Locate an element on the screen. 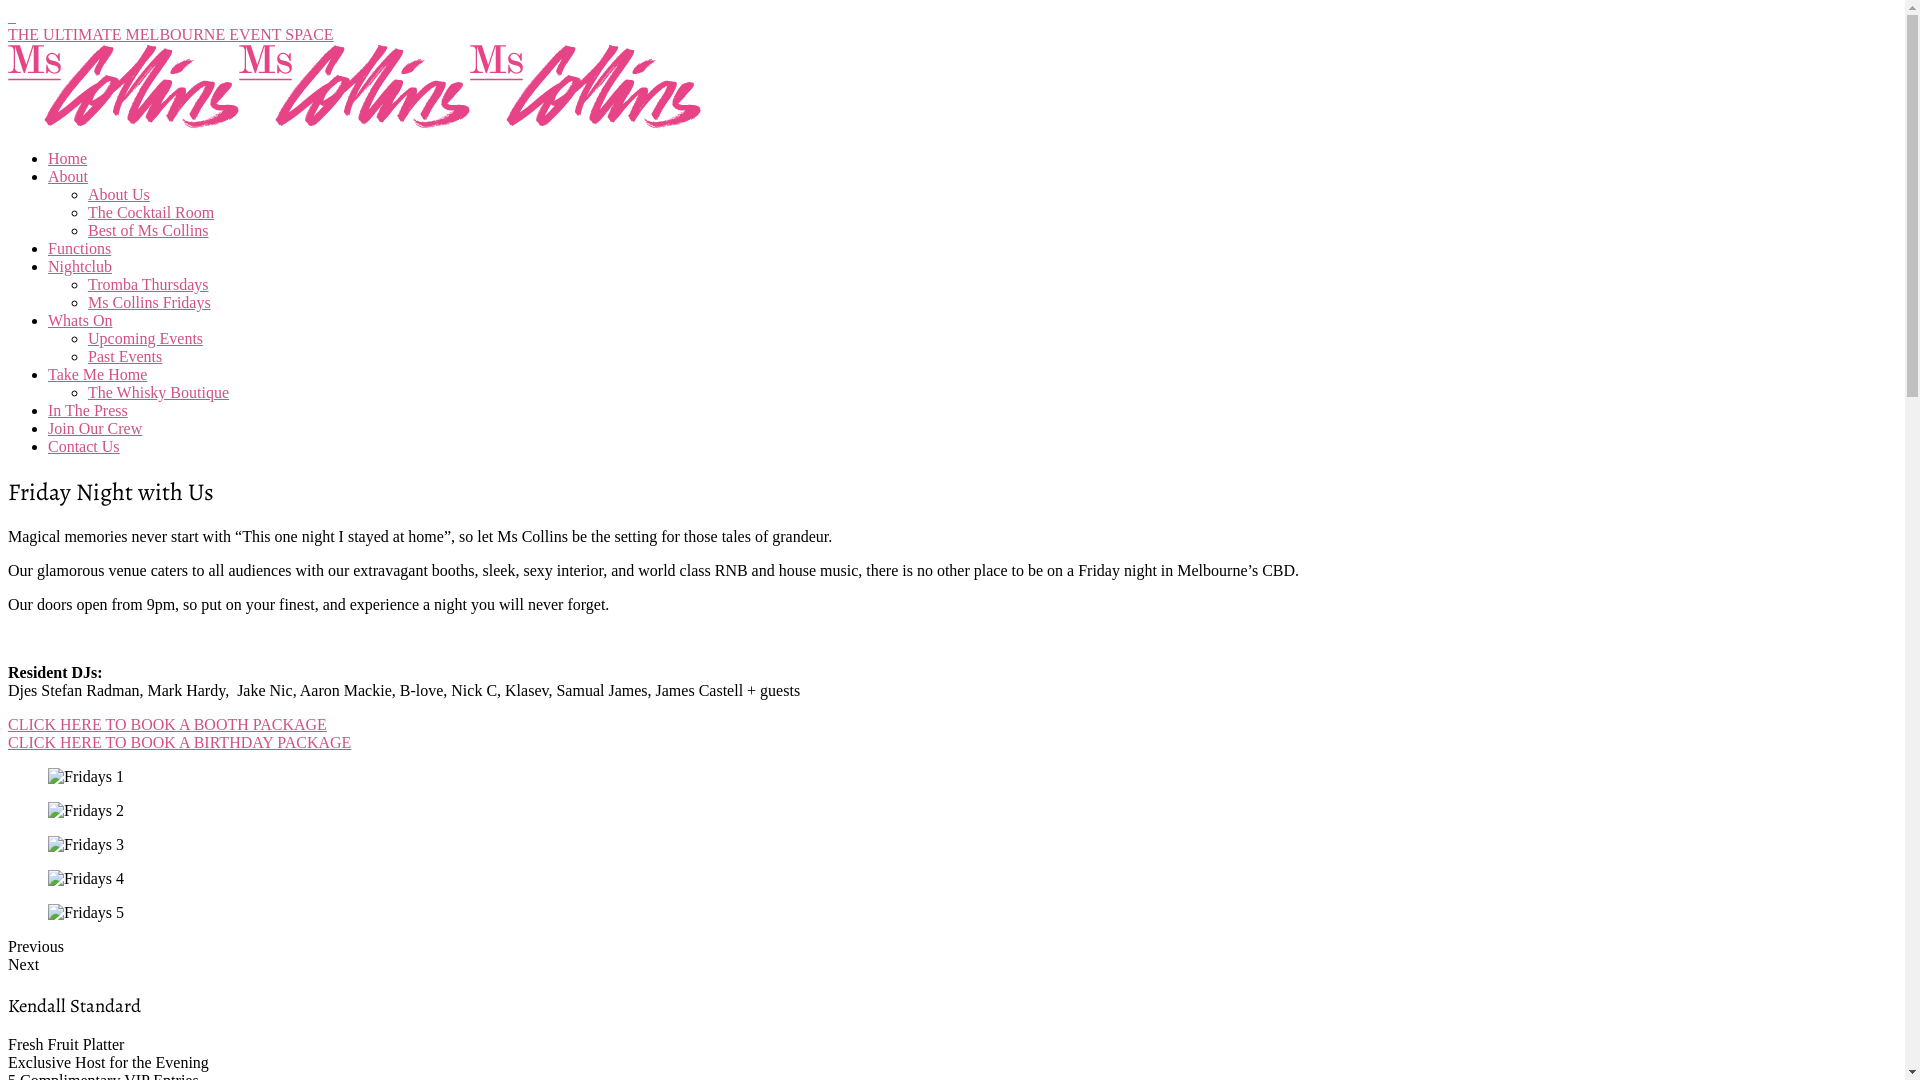 This screenshot has width=1920, height=1080. 'The Whisky Boutique' is located at coordinates (157, 392).